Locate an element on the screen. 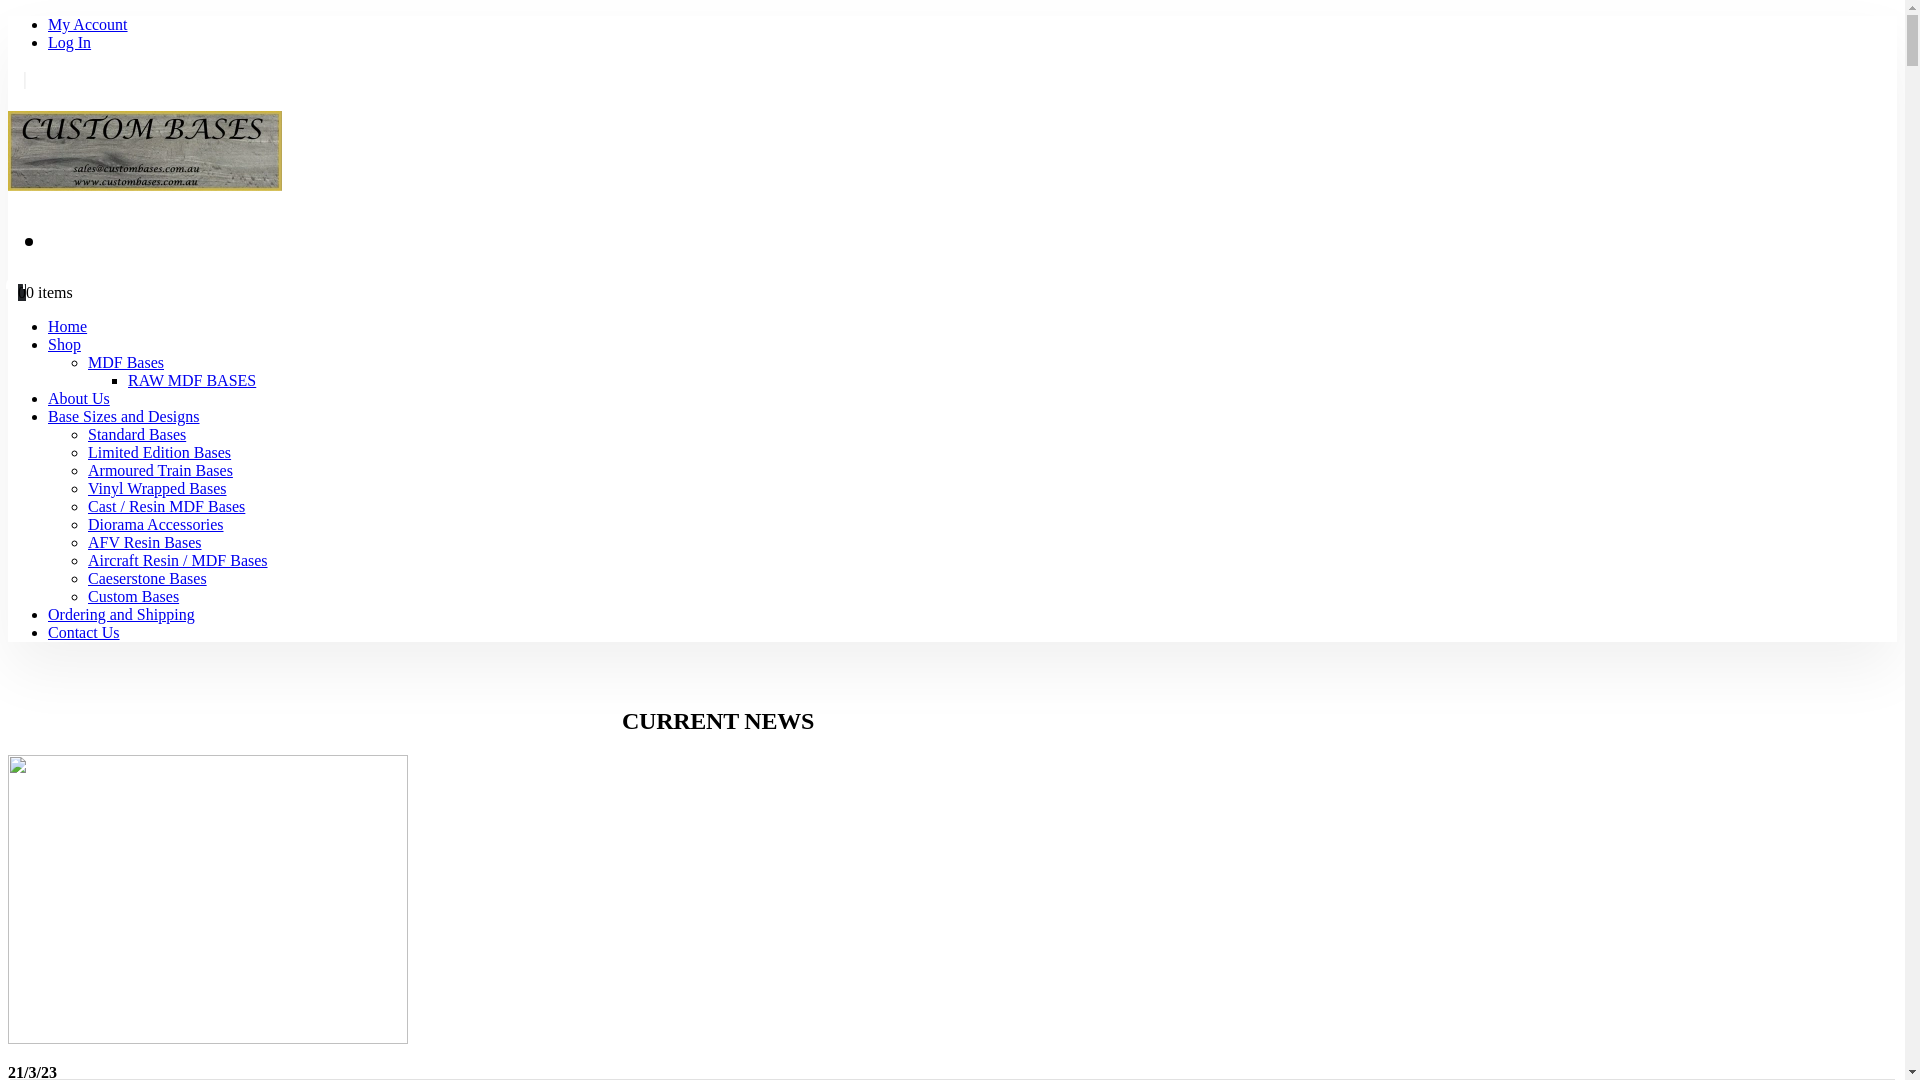 Image resolution: width=1920 pixels, height=1080 pixels. 'Aircraft Resin / MDF Bases' is located at coordinates (177, 560).